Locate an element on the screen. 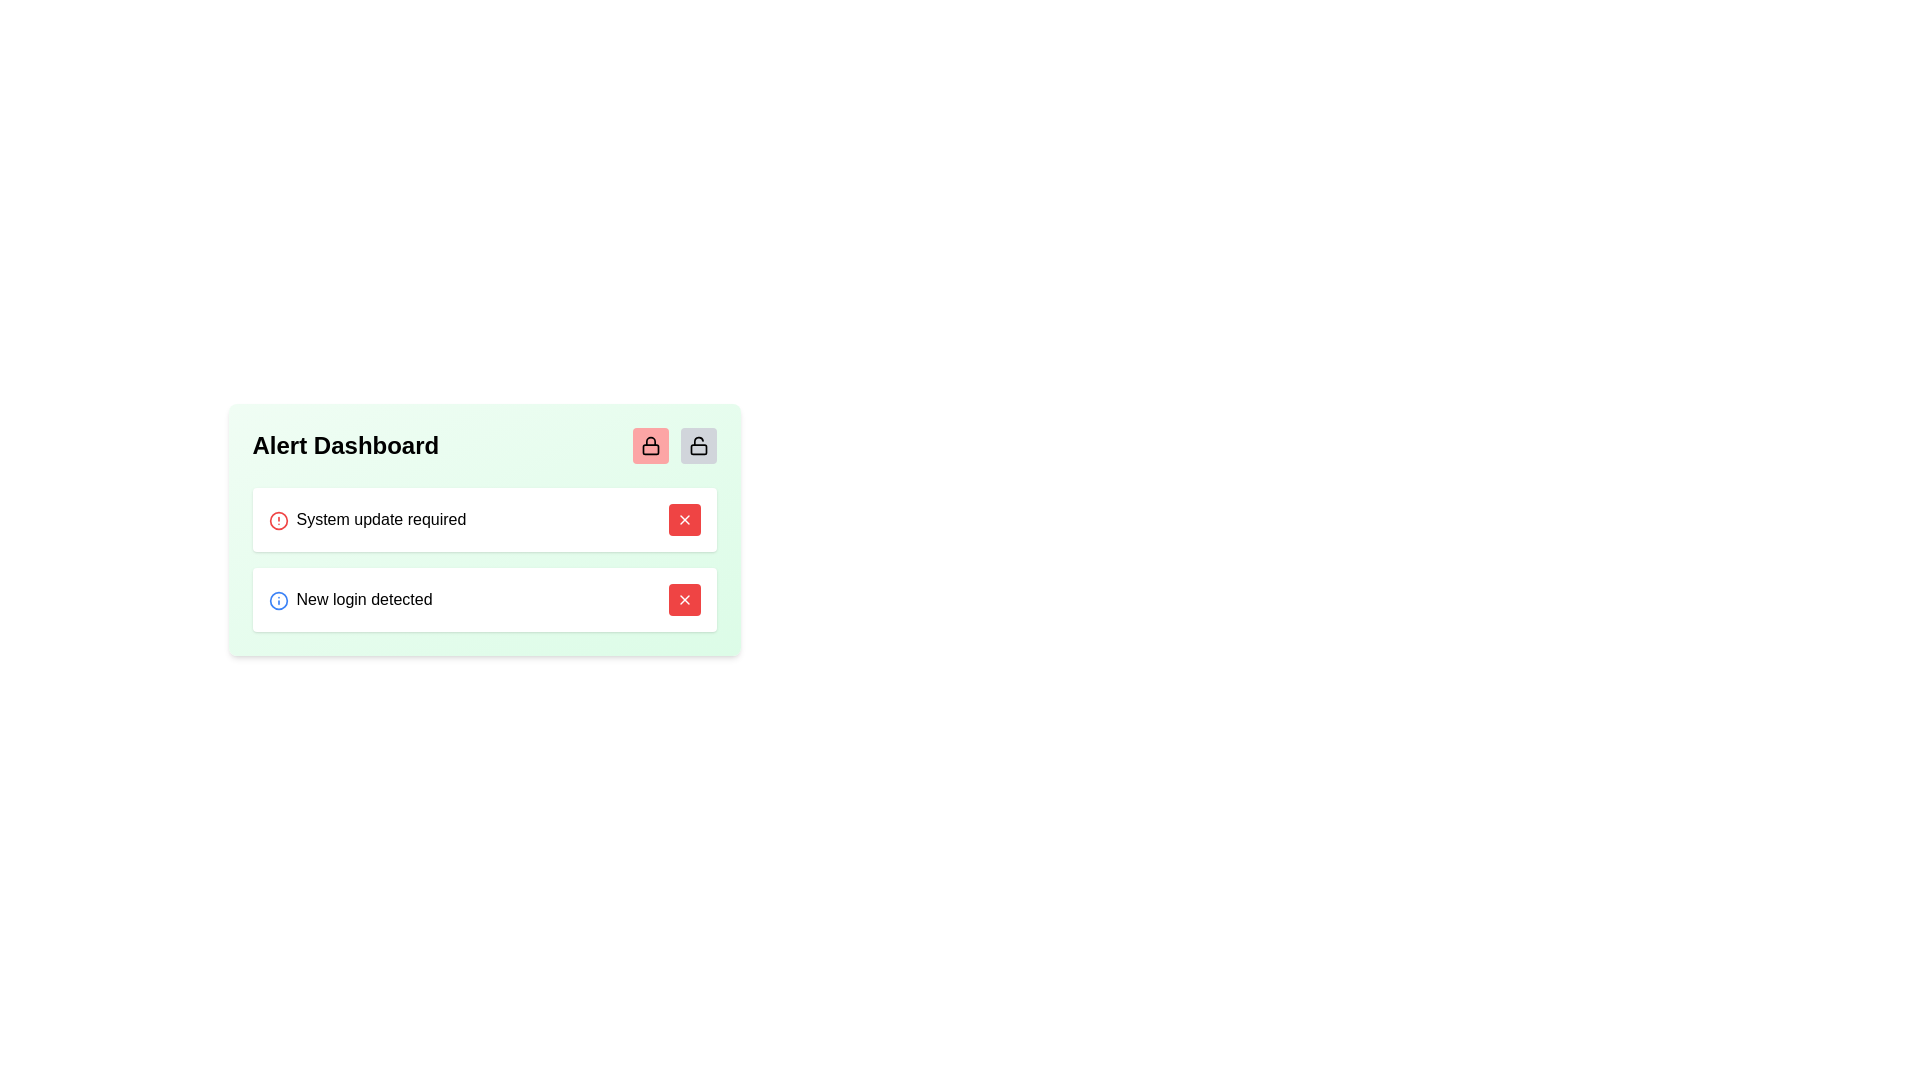 The height and width of the screenshot is (1080, 1920). the Notification card that informs the user about an update requirement for the system, which is the first row in a stack of notifications is located at coordinates (484, 519).